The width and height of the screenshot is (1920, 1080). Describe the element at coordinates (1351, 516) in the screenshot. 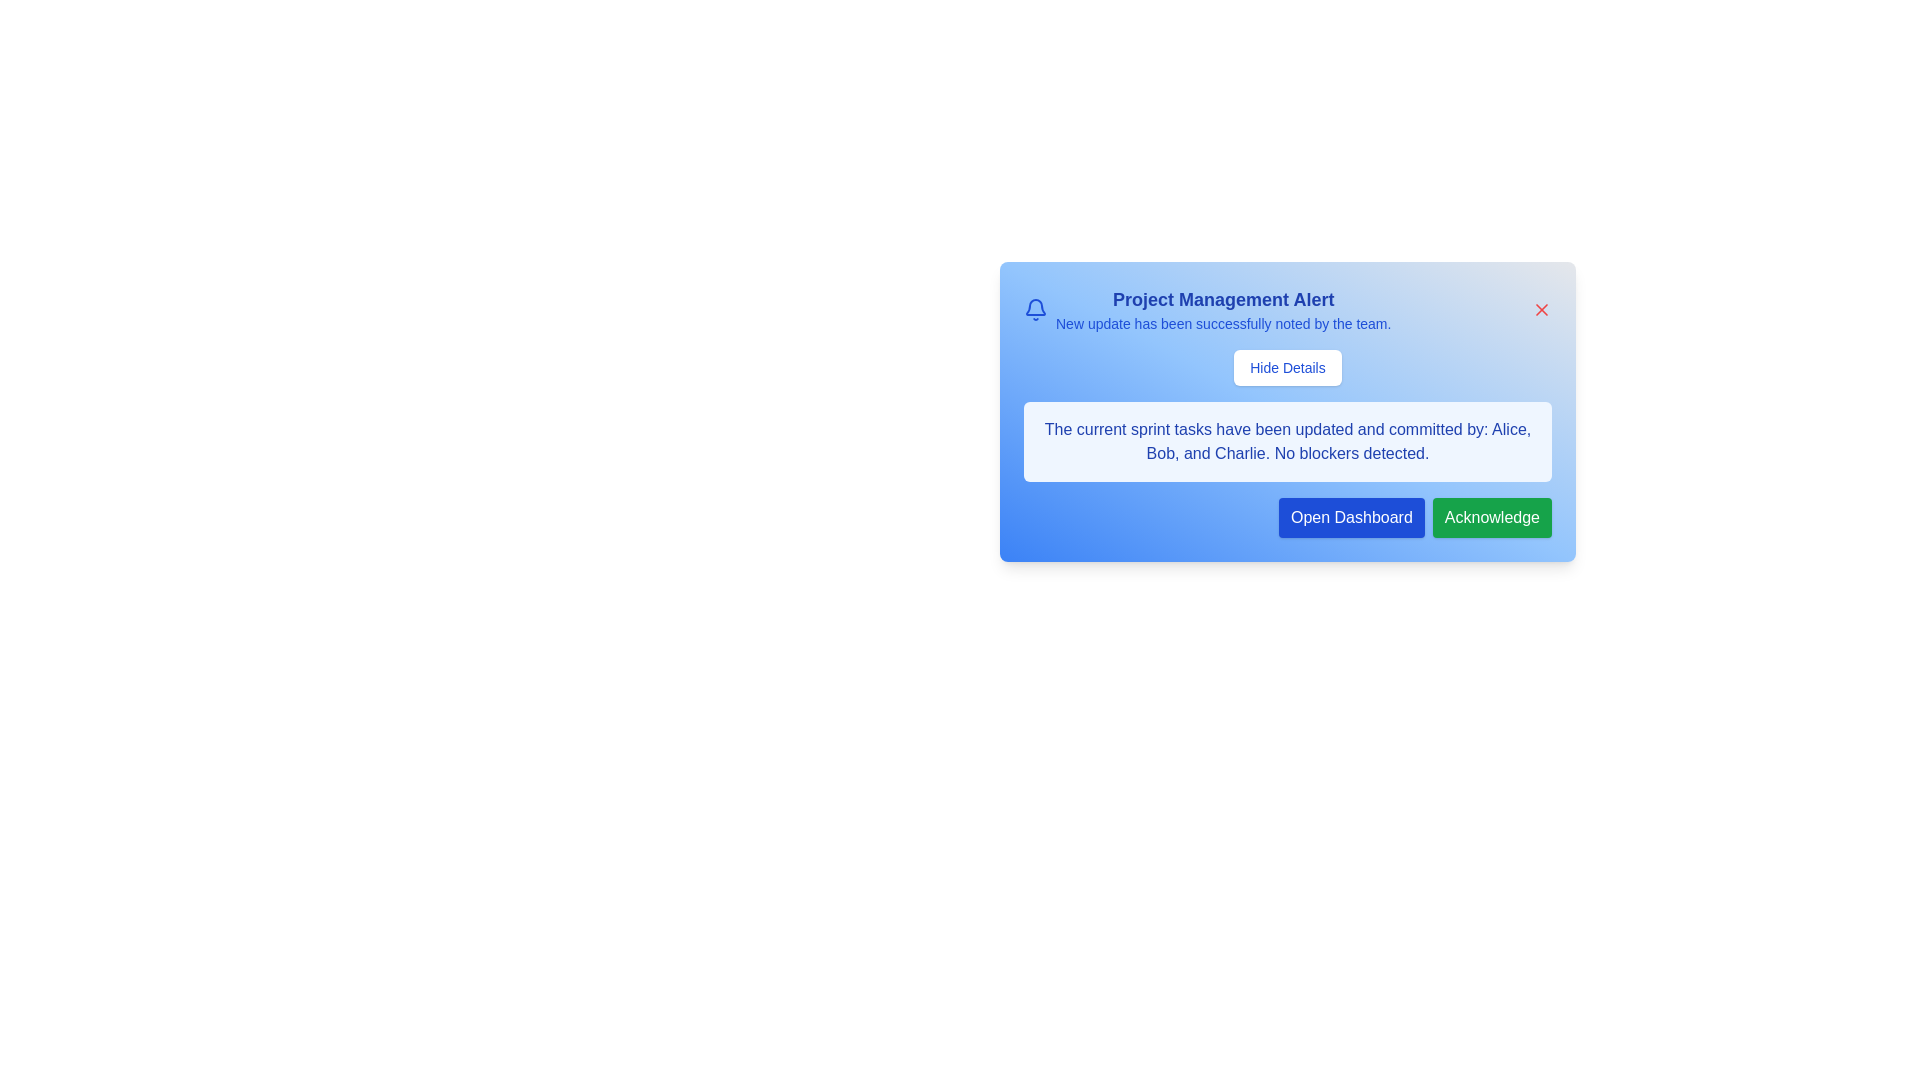

I see `the 'Open Dashboard' button to navigate to the dashboard` at that location.